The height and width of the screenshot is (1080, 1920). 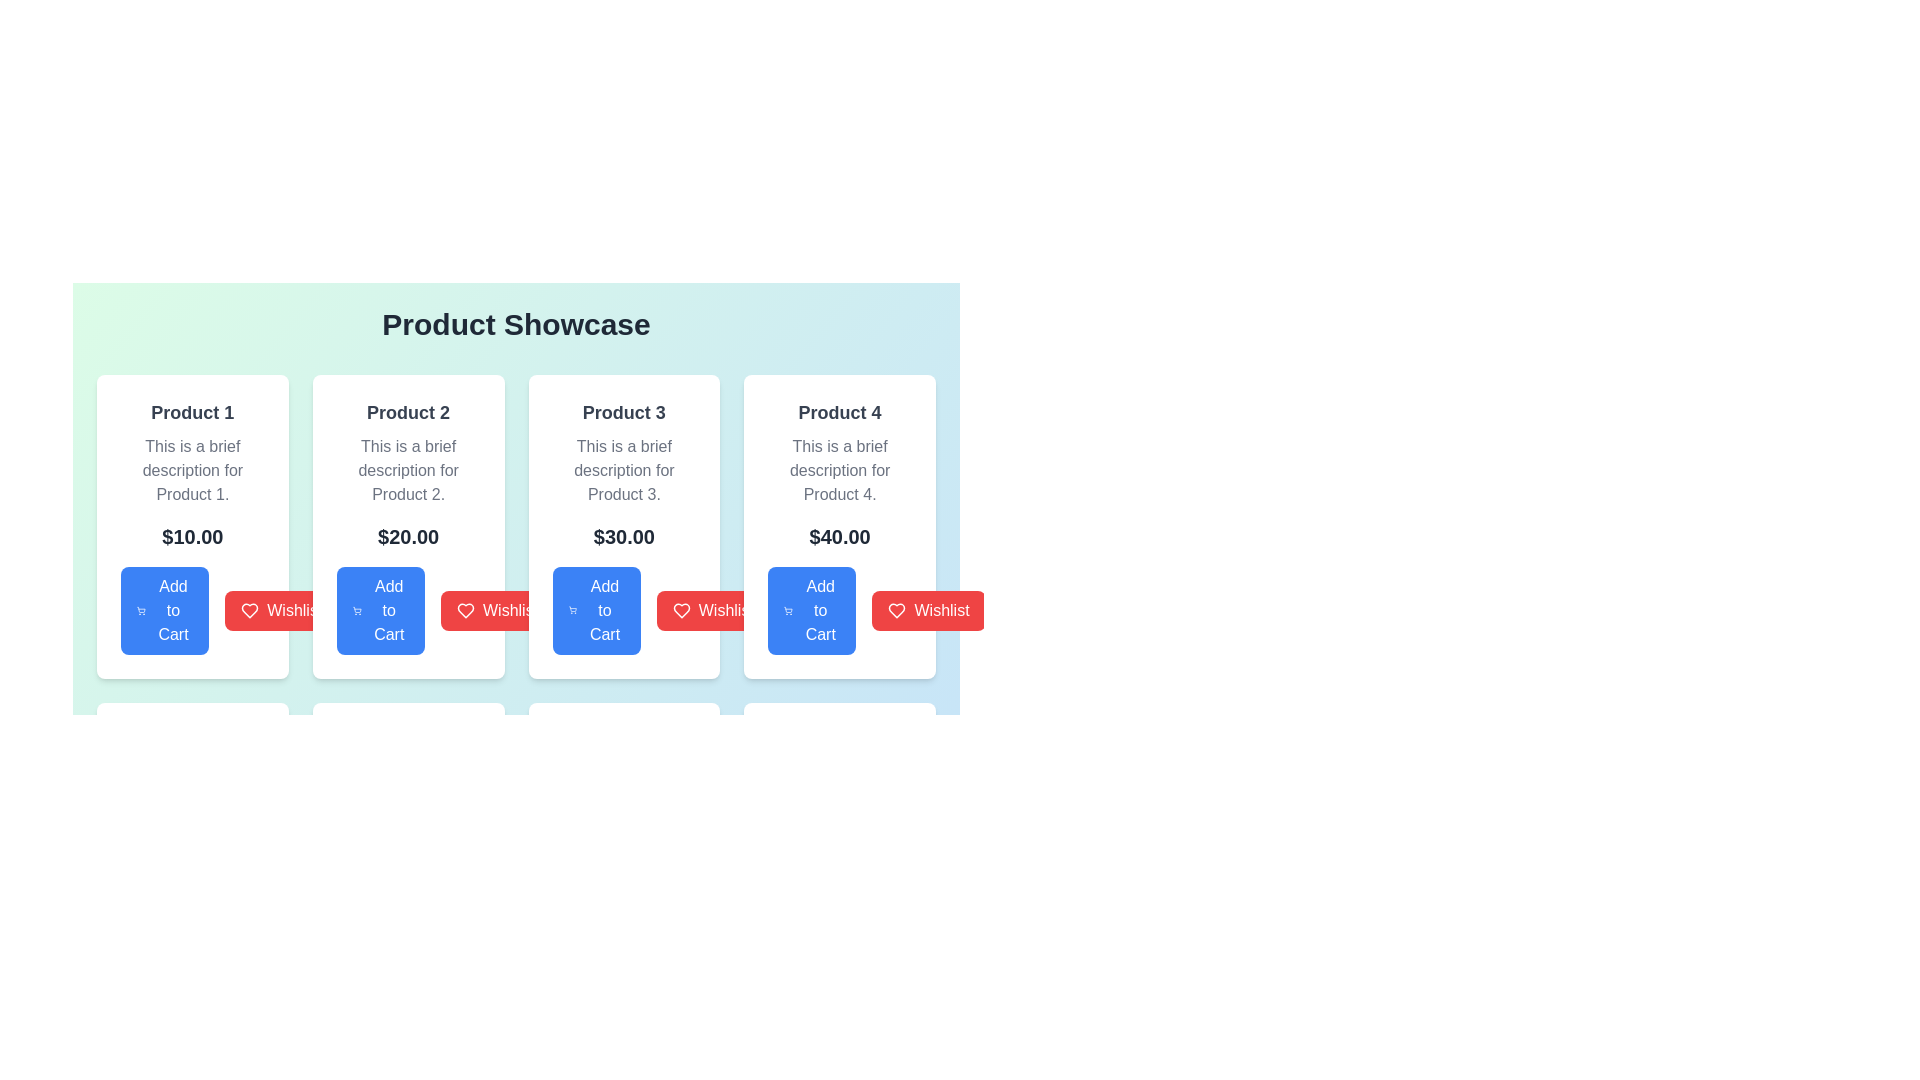 What do you see at coordinates (840, 526) in the screenshot?
I see `the product card displaying details about 'Product 4', which is the fourth card in a grid layout of eight product cards` at bounding box center [840, 526].